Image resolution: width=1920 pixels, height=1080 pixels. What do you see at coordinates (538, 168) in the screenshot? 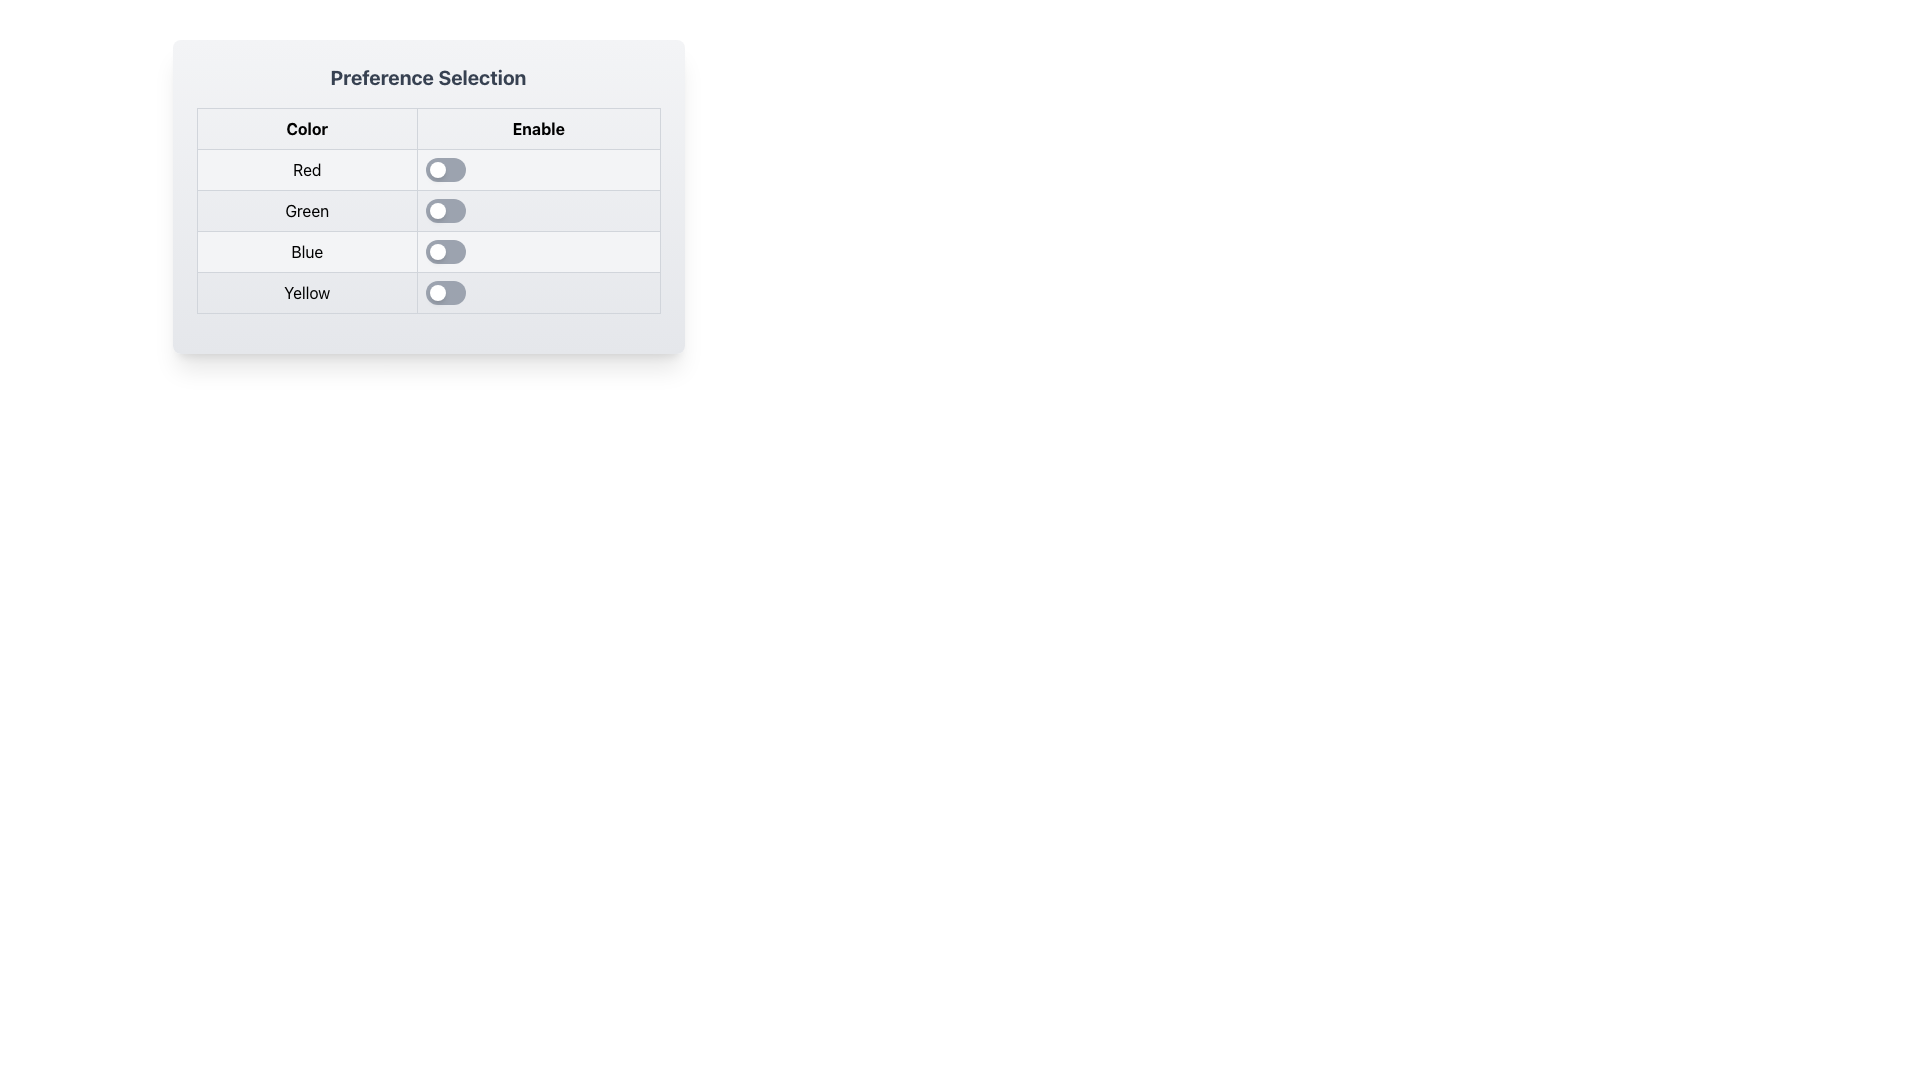
I see `the toggle switch located in the 'Enable' column of the table row labeled 'Red' to change its state` at bounding box center [538, 168].